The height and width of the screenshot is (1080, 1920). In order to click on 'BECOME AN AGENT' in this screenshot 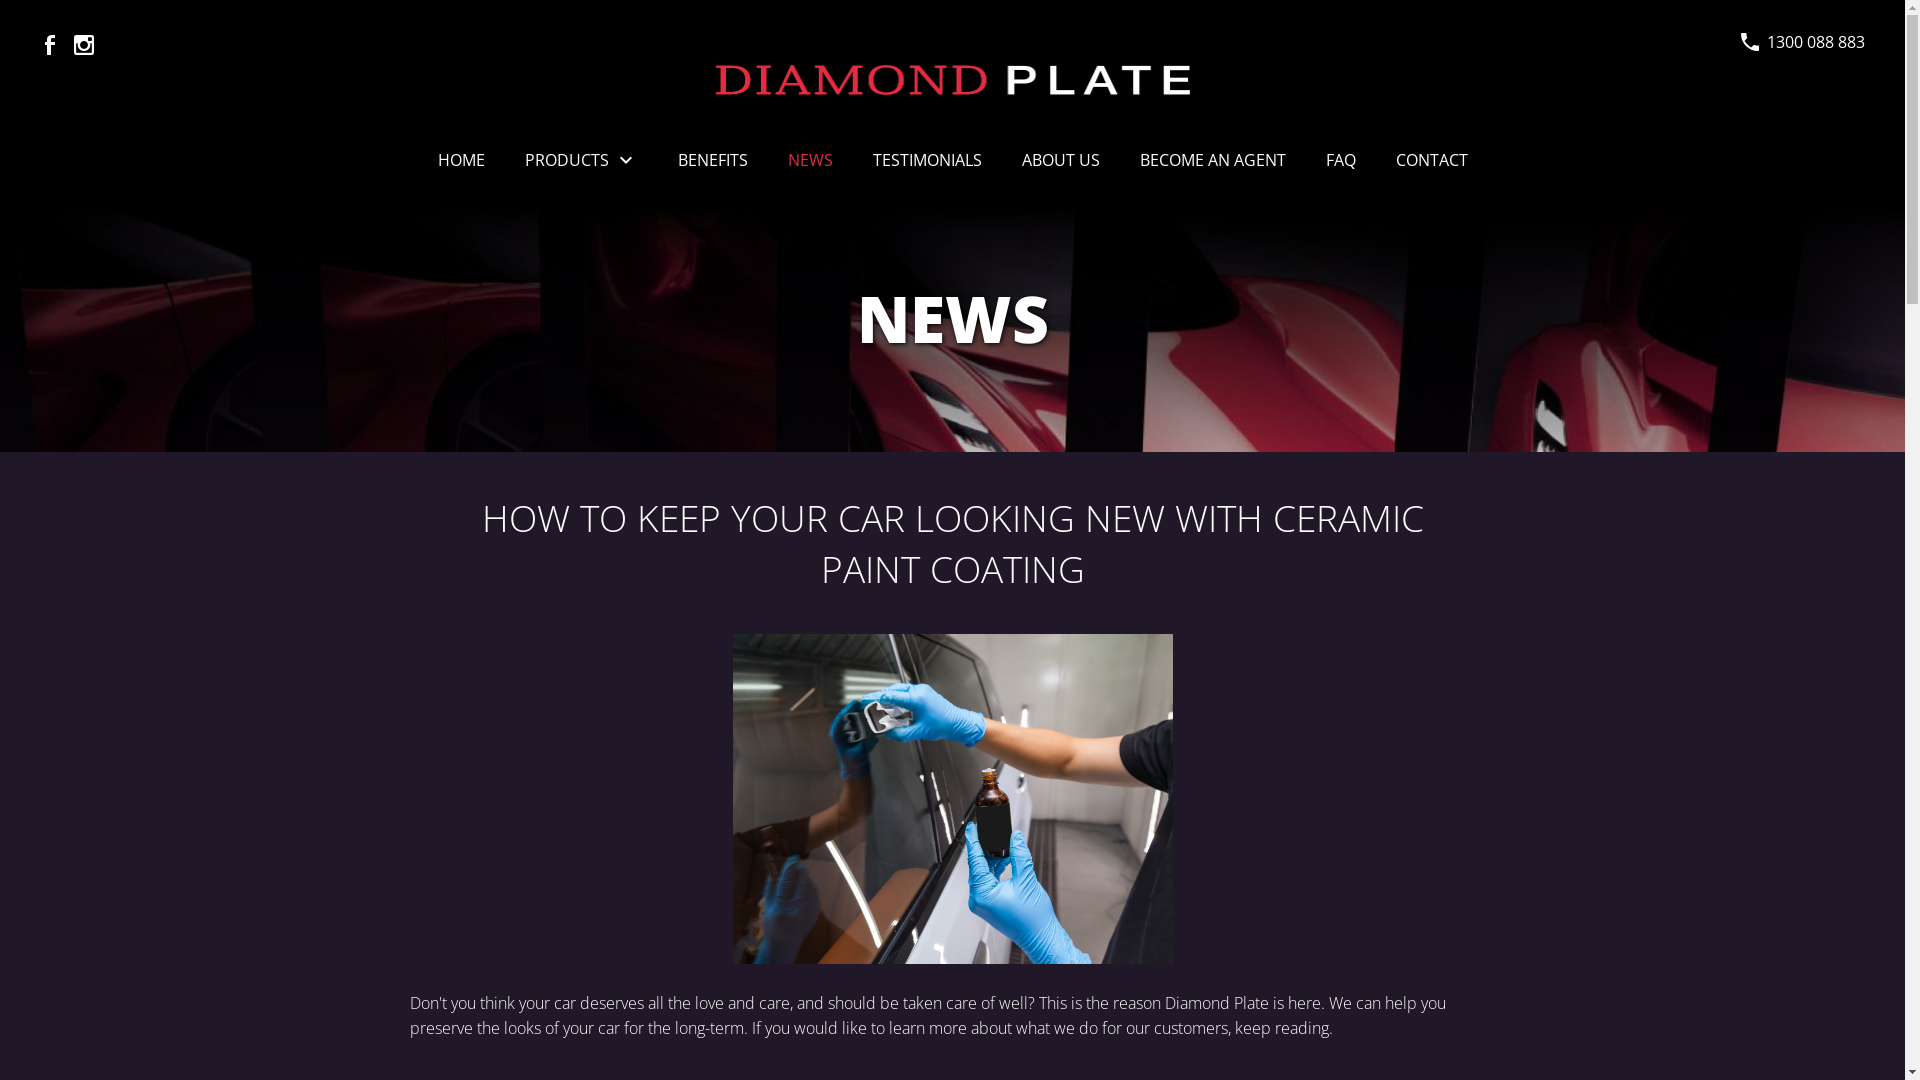, I will do `click(1212, 158)`.